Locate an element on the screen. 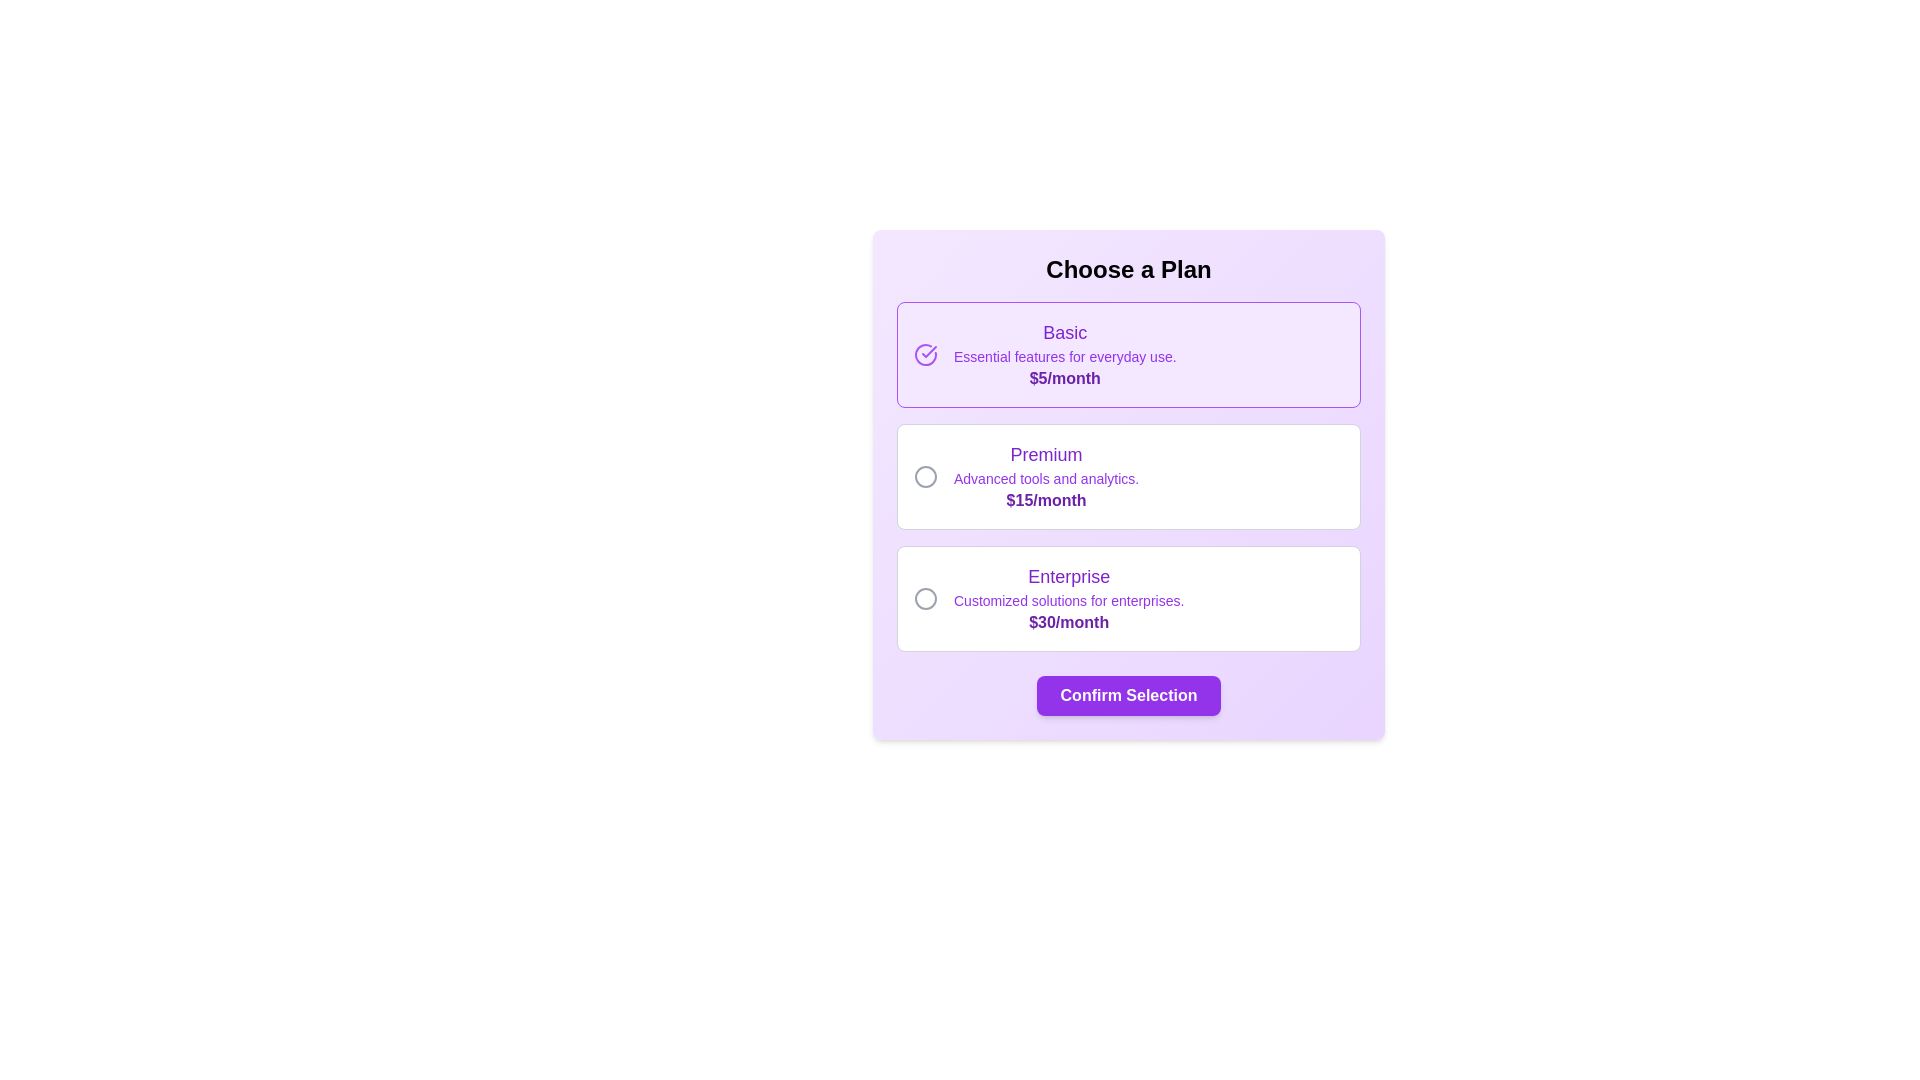 This screenshot has height=1080, width=1920. the 'Premium' subscription plan text block, which provides descriptive and pricing information, located in the 'Choose a Plan' section is located at coordinates (1045, 477).